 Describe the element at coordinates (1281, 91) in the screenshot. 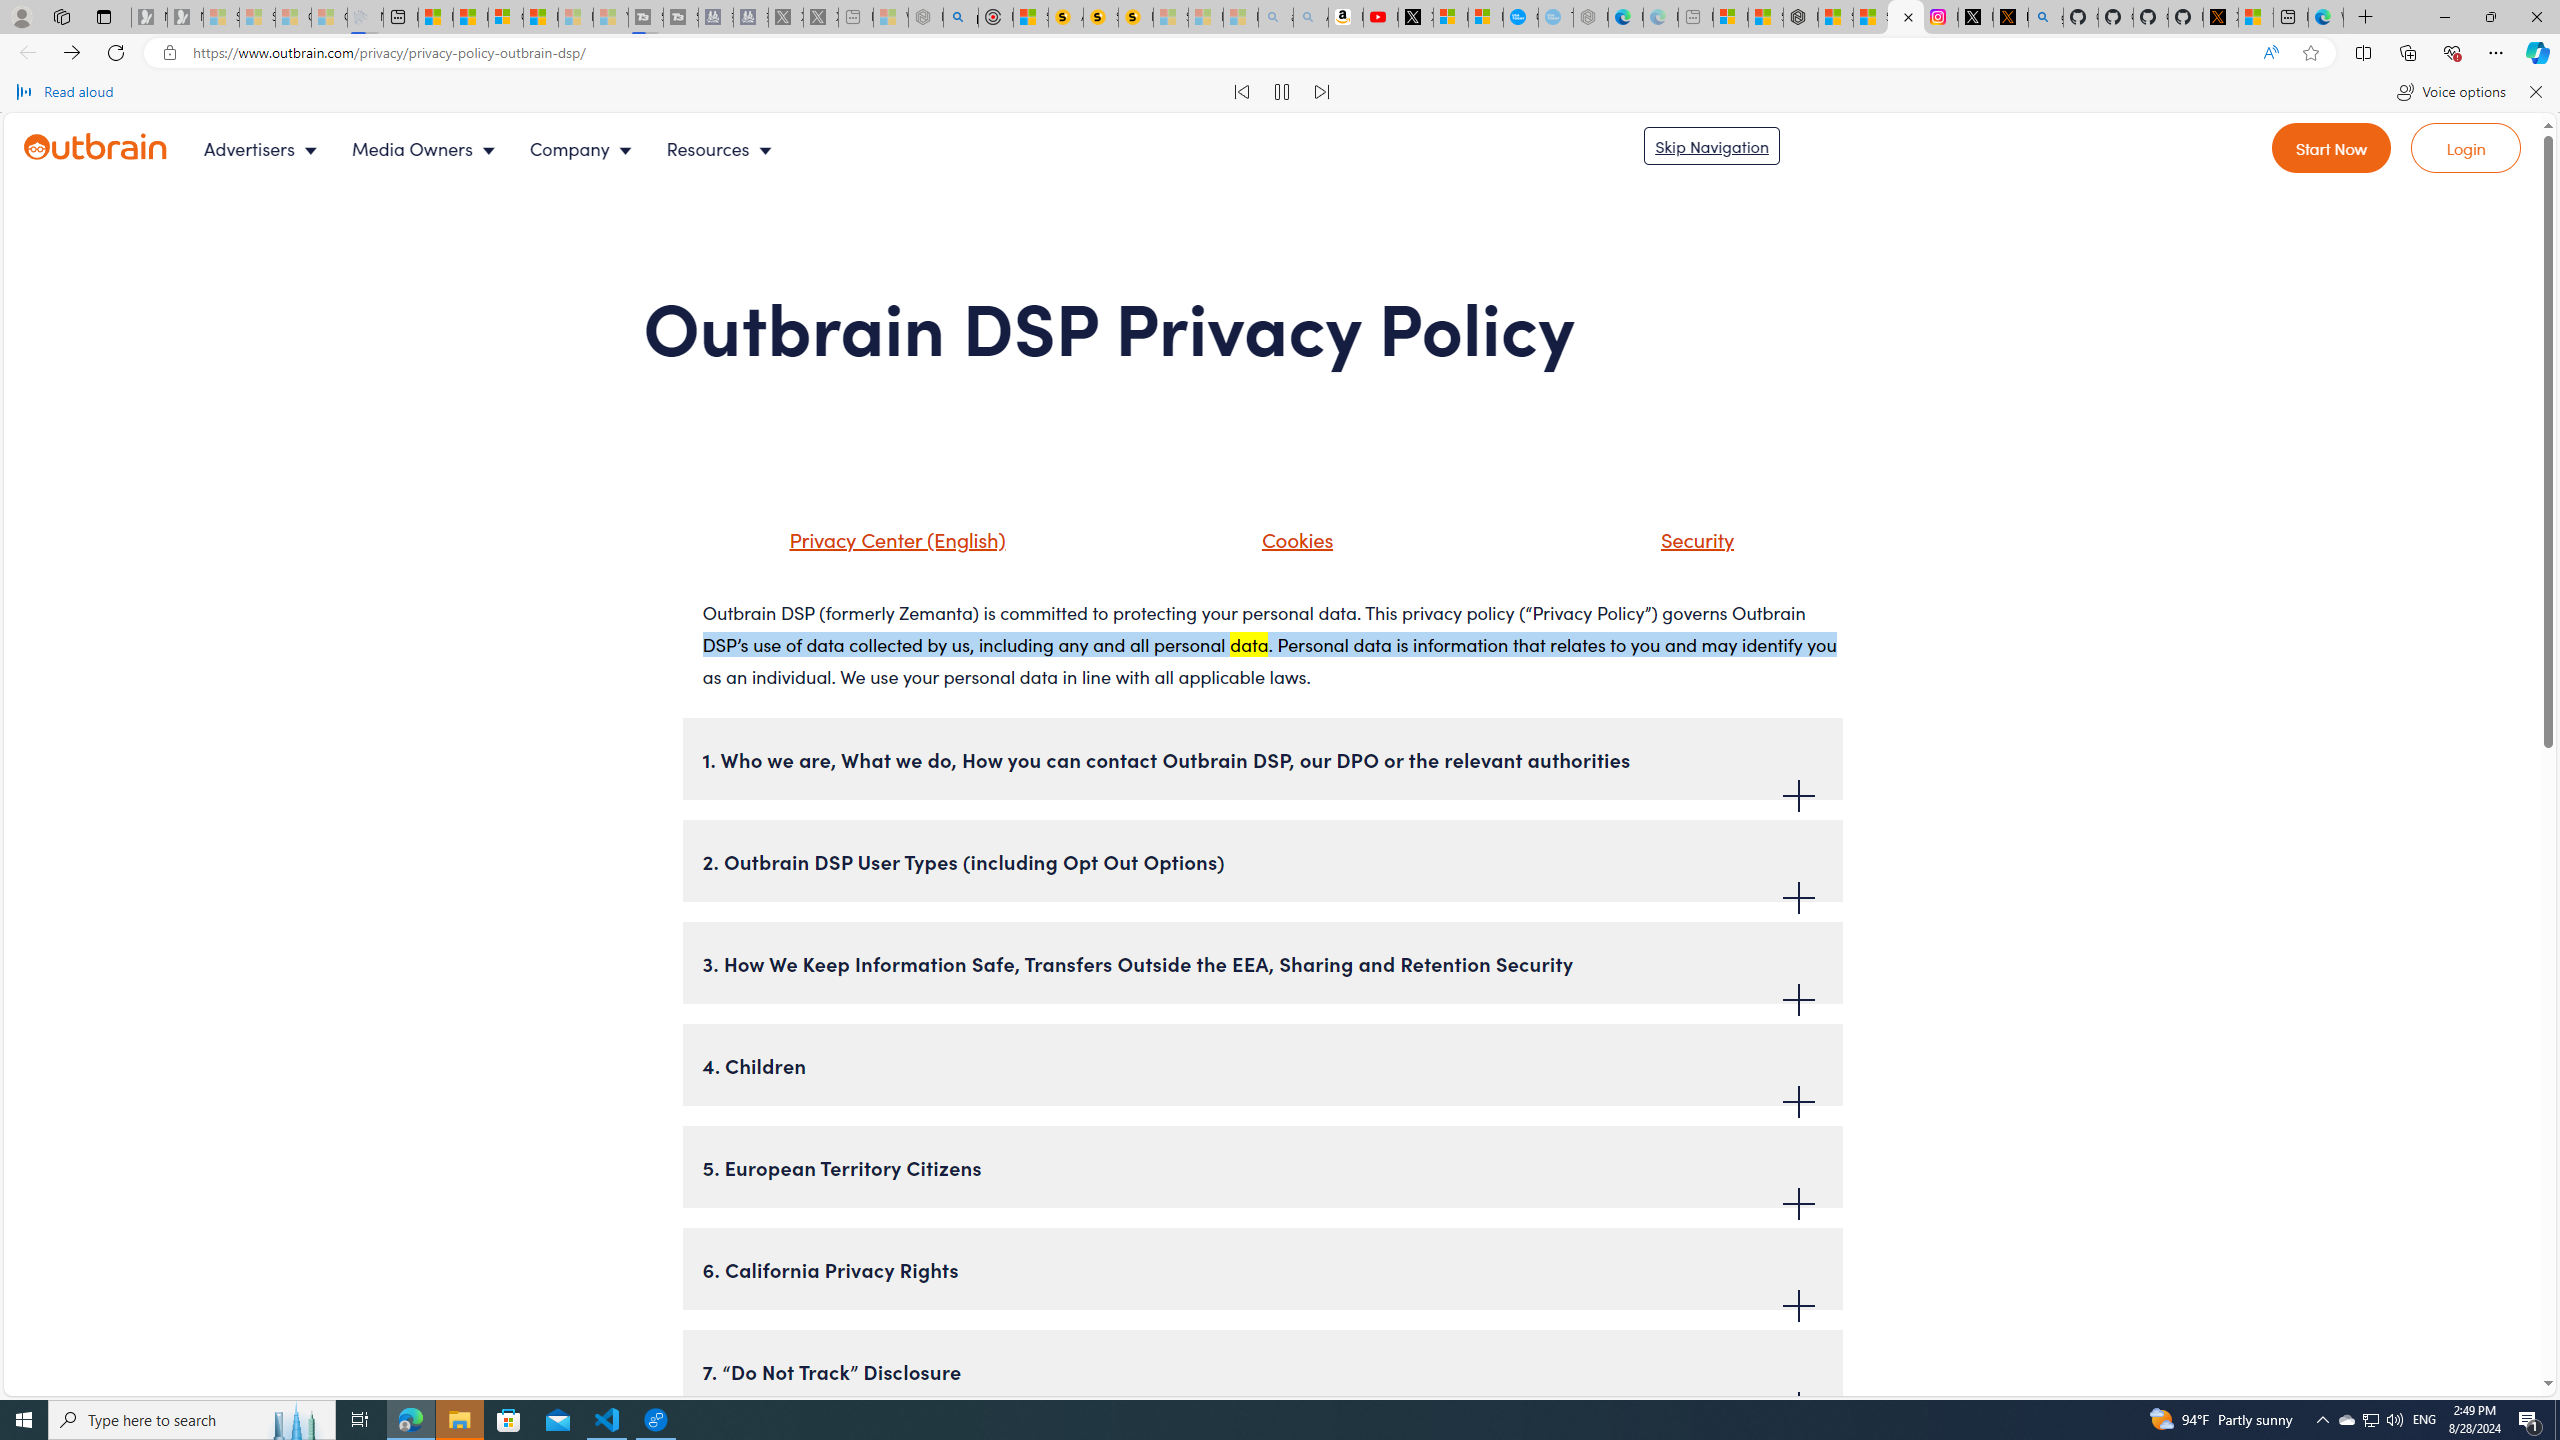

I see `'Pause read aloud (Ctrl+Shift+U)'` at that location.